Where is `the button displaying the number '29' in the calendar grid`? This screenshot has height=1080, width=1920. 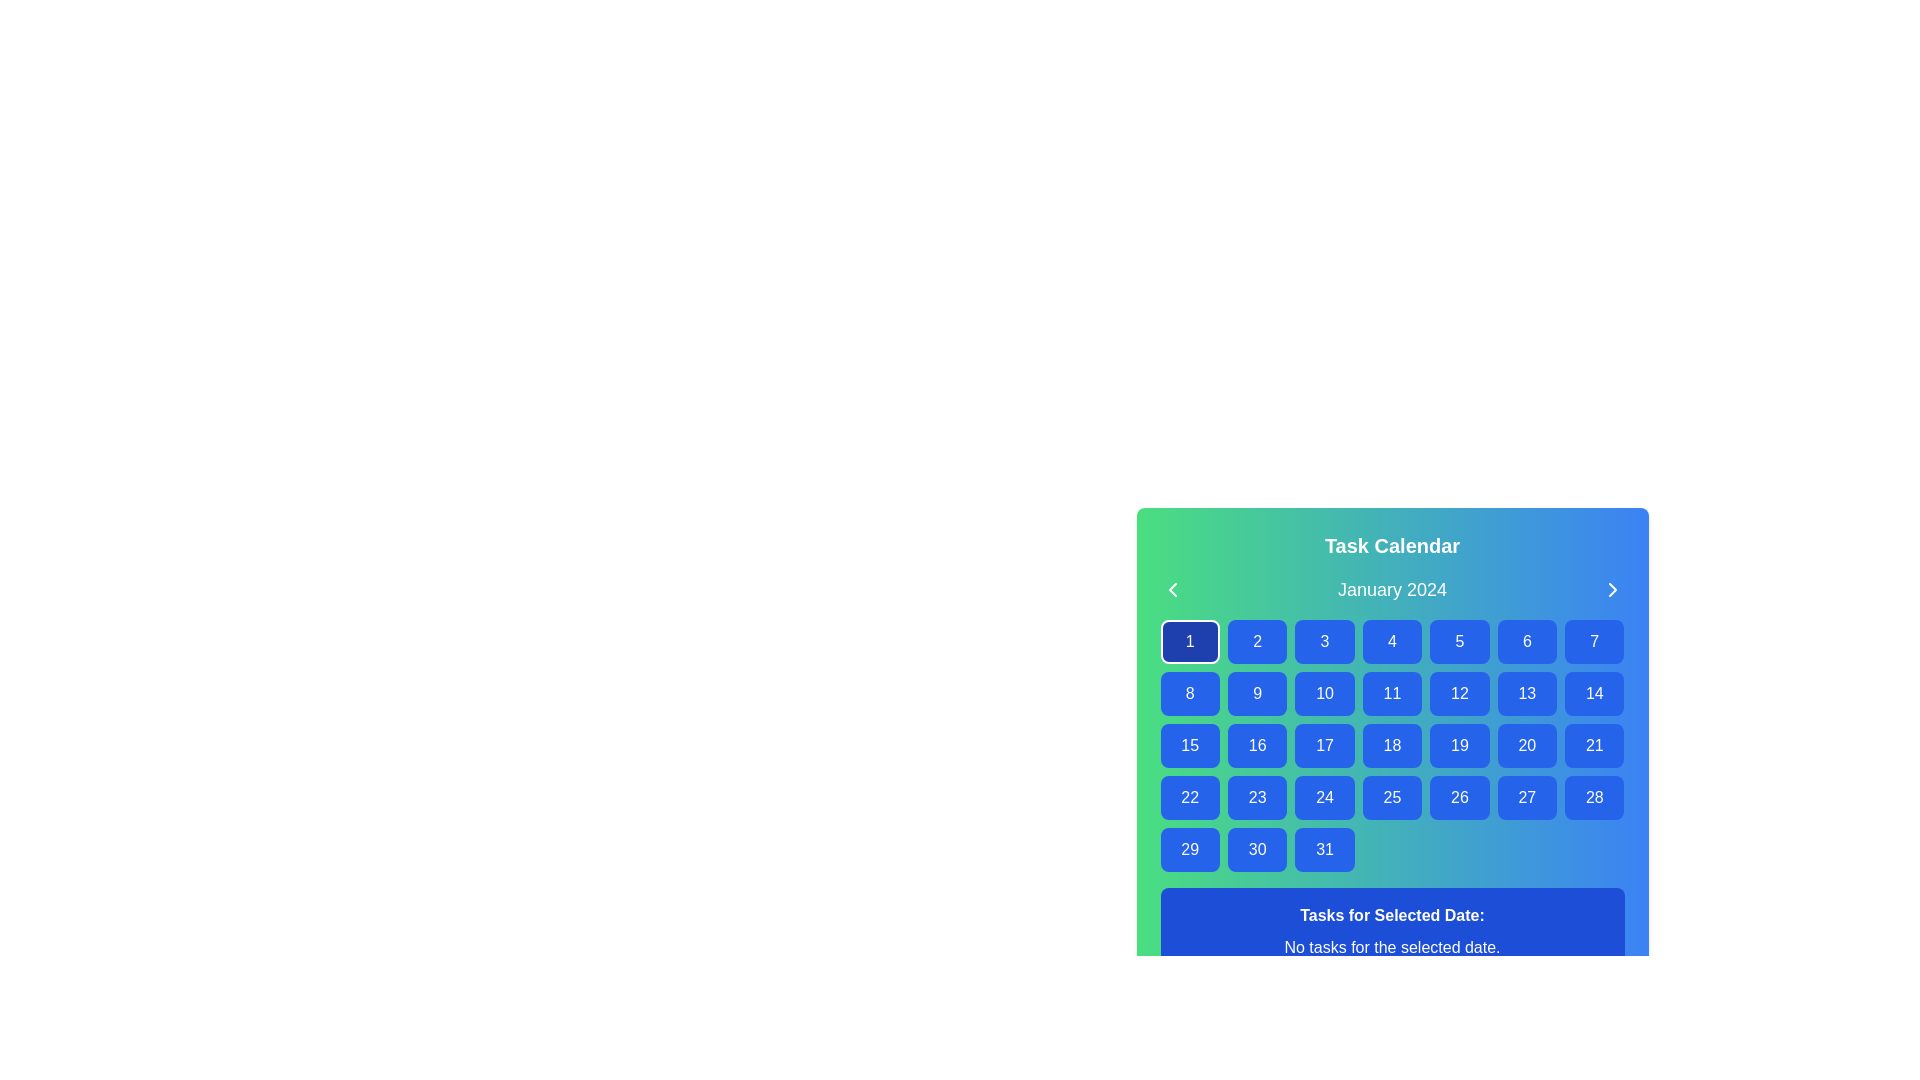 the button displaying the number '29' in the calendar grid is located at coordinates (1190, 849).